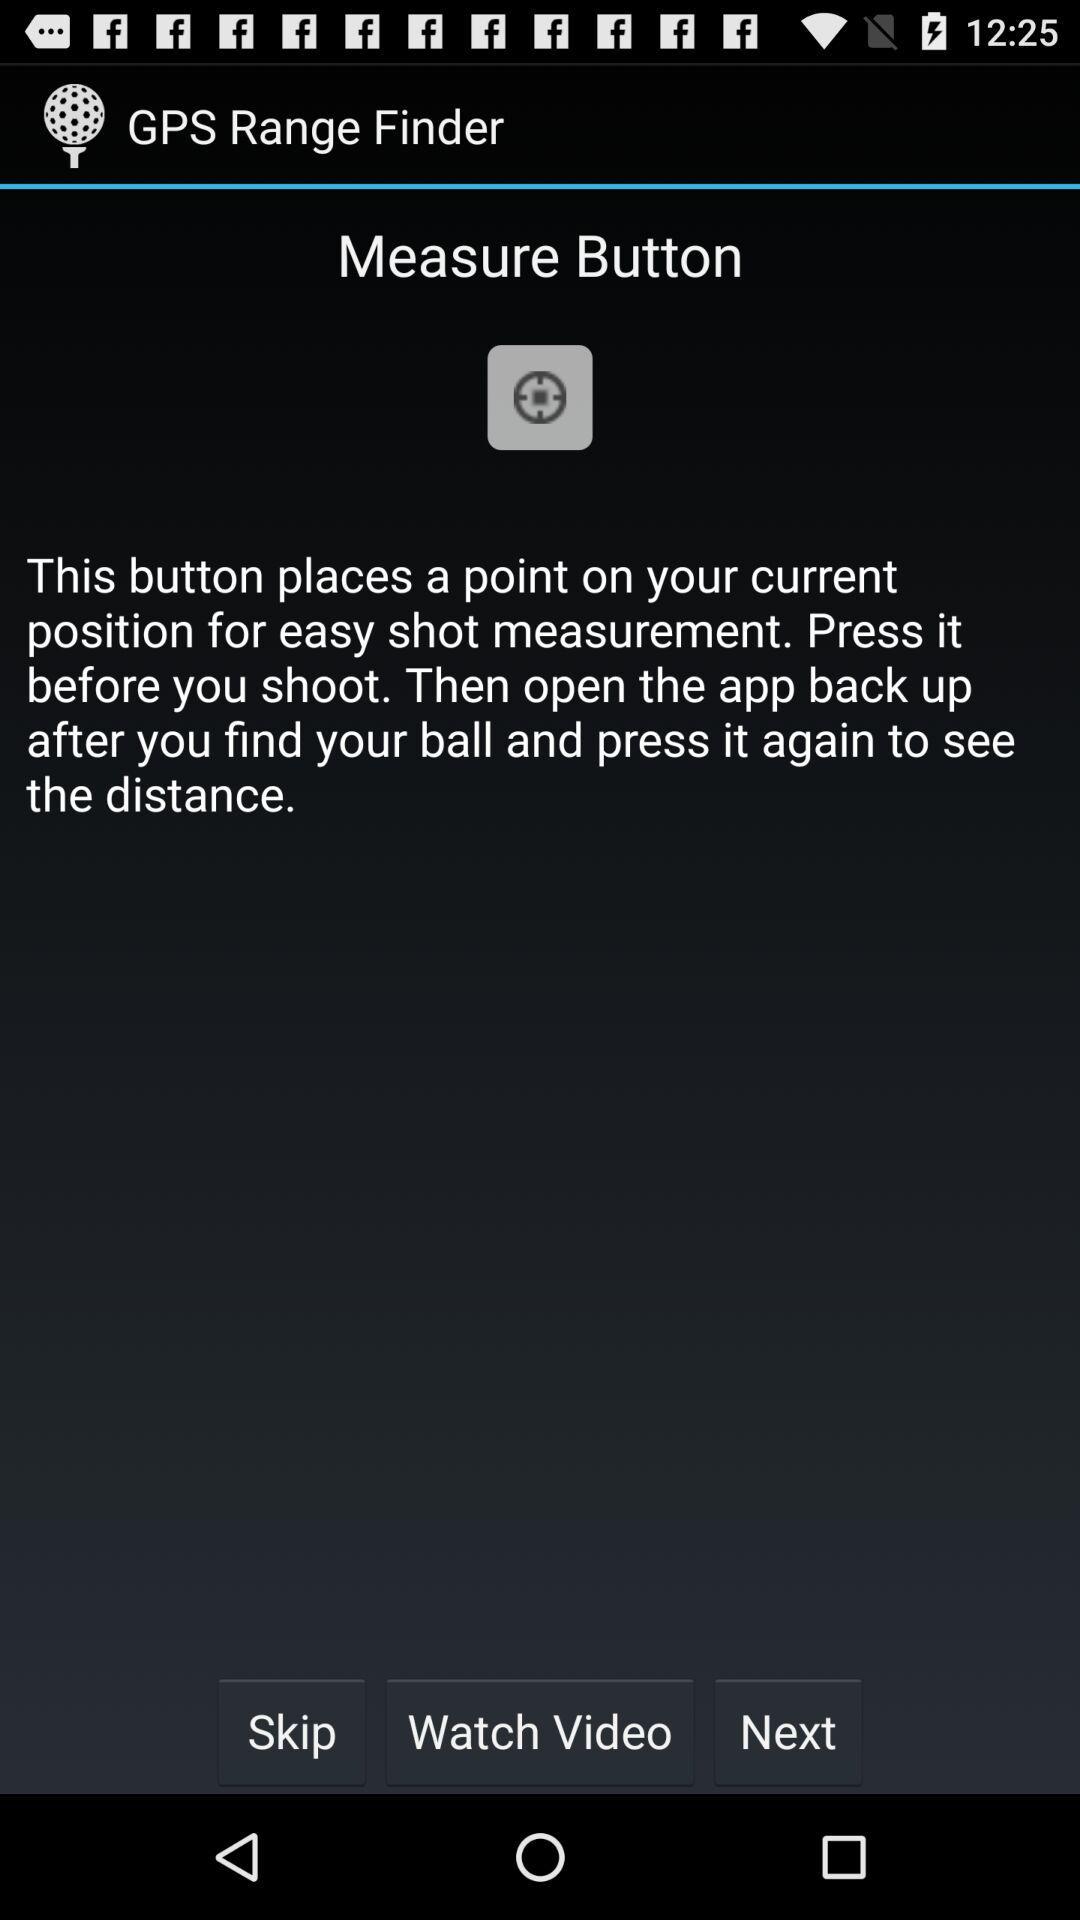 Image resolution: width=1080 pixels, height=1920 pixels. What do you see at coordinates (540, 424) in the screenshot?
I see `the location_crosshair icon` at bounding box center [540, 424].